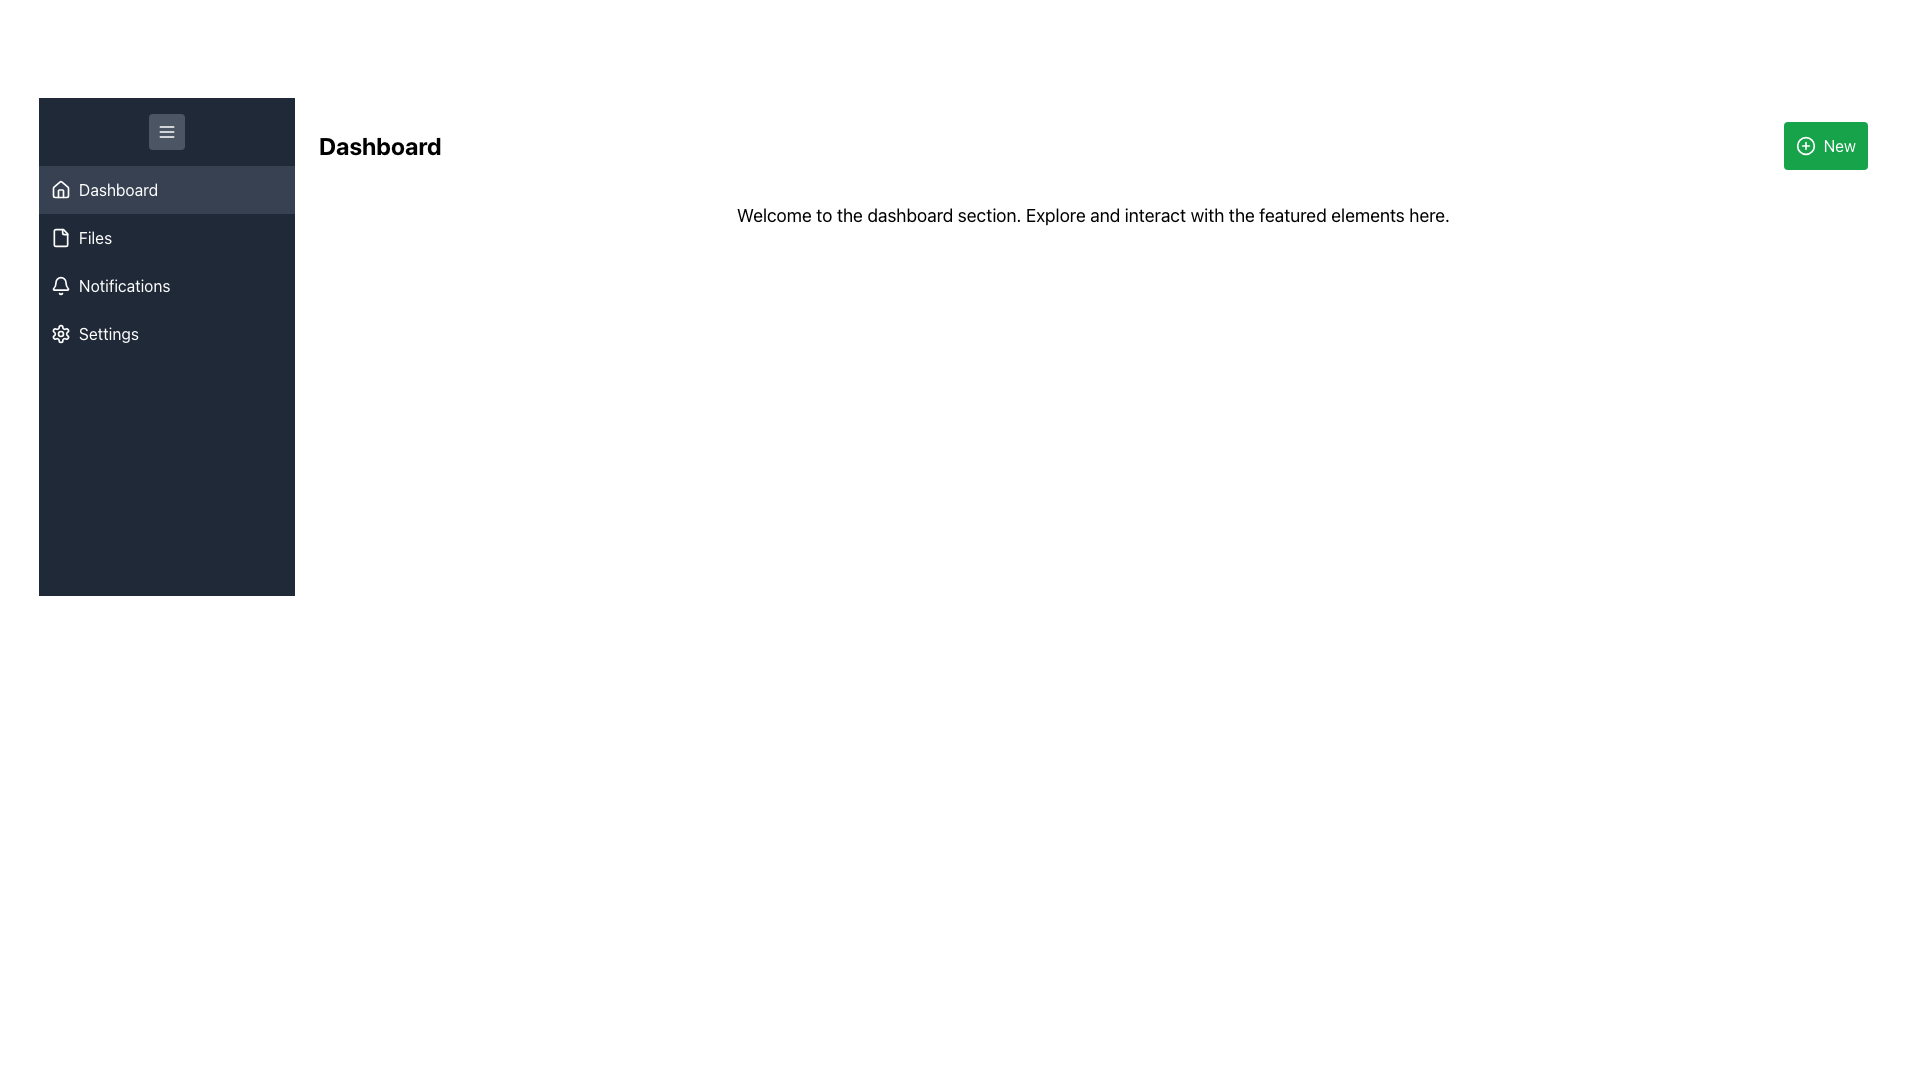 This screenshot has height=1080, width=1920. Describe the element at coordinates (107, 333) in the screenshot. I see `the 'Settings' label in the navigation menu` at that location.